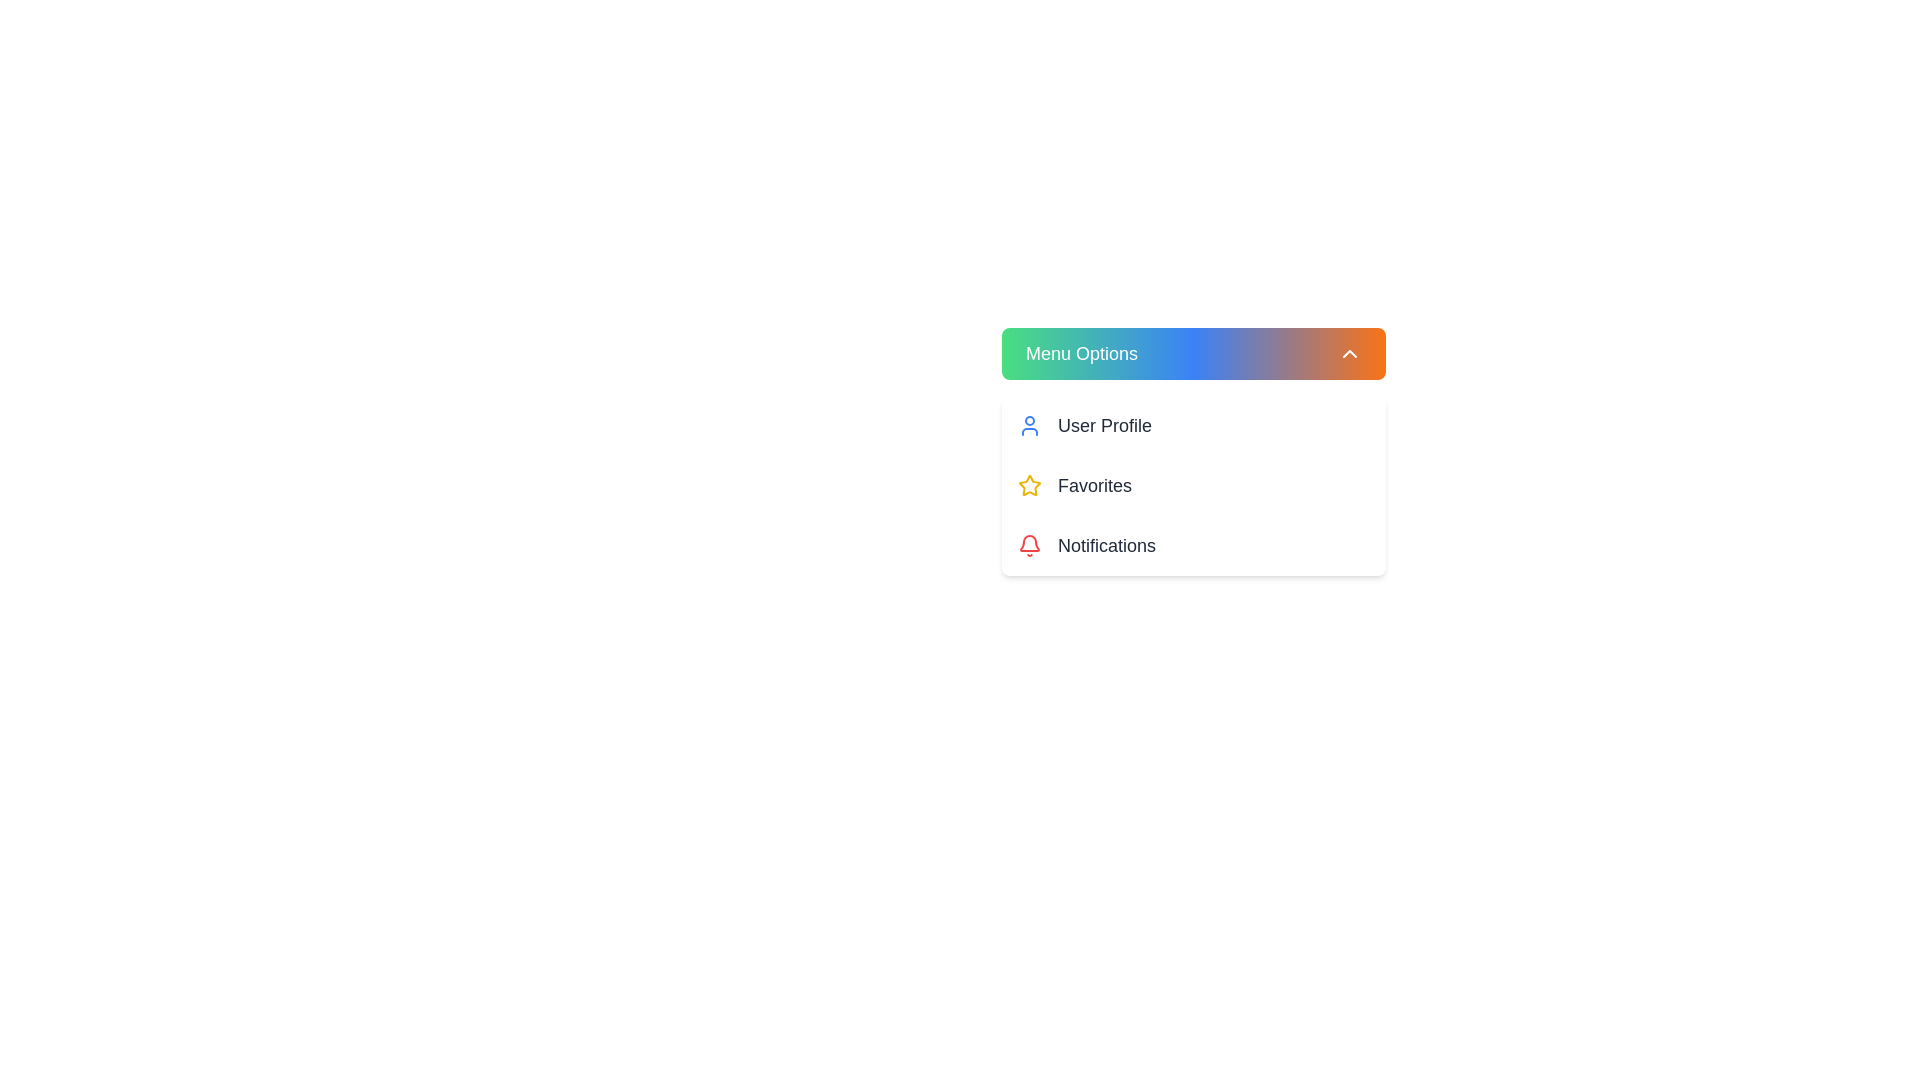 Image resolution: width=1920 pixels, height=1080 pixels. I want to click on the star icon, which is a yellow star with a white interior located in the menu interface, just to the left of the 'Favorites' text, so click(1030, 485).